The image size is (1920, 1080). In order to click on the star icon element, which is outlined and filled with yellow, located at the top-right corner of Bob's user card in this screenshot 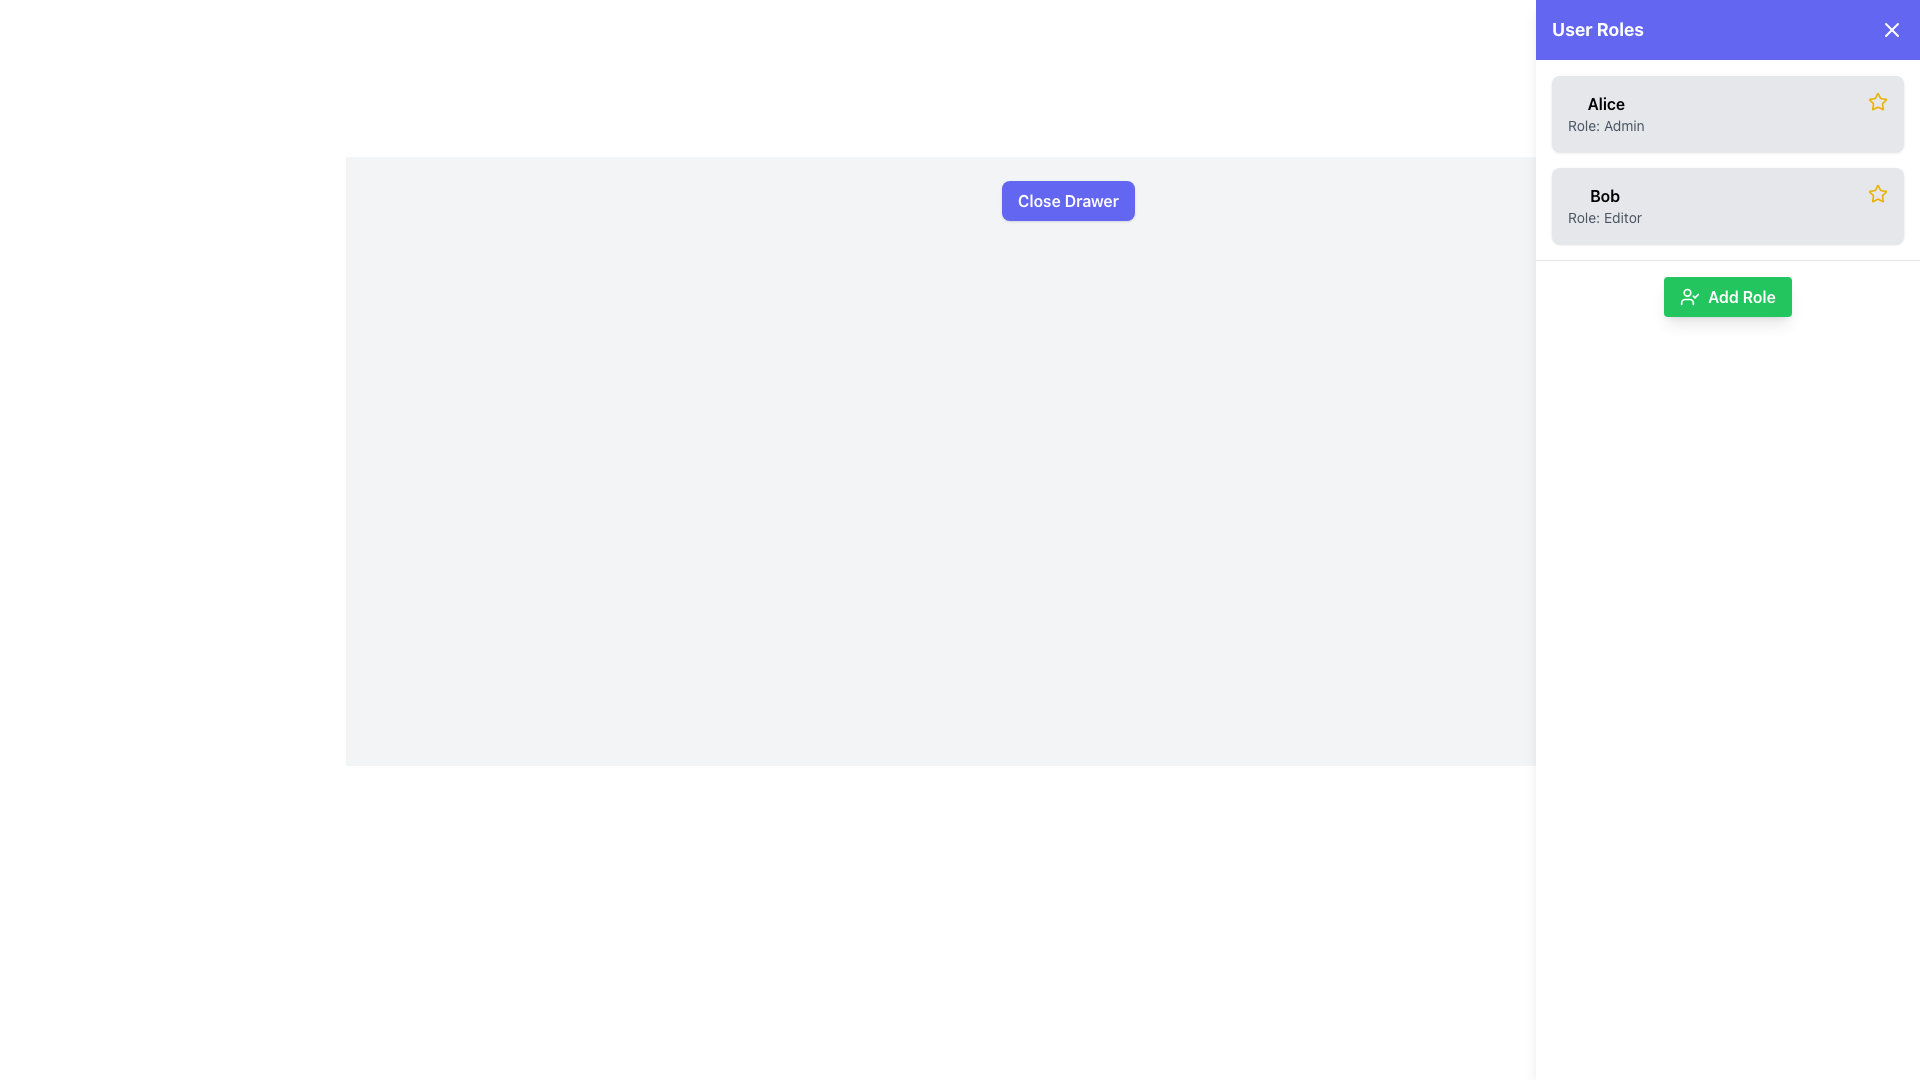, I will do `click(1876, 193)`.